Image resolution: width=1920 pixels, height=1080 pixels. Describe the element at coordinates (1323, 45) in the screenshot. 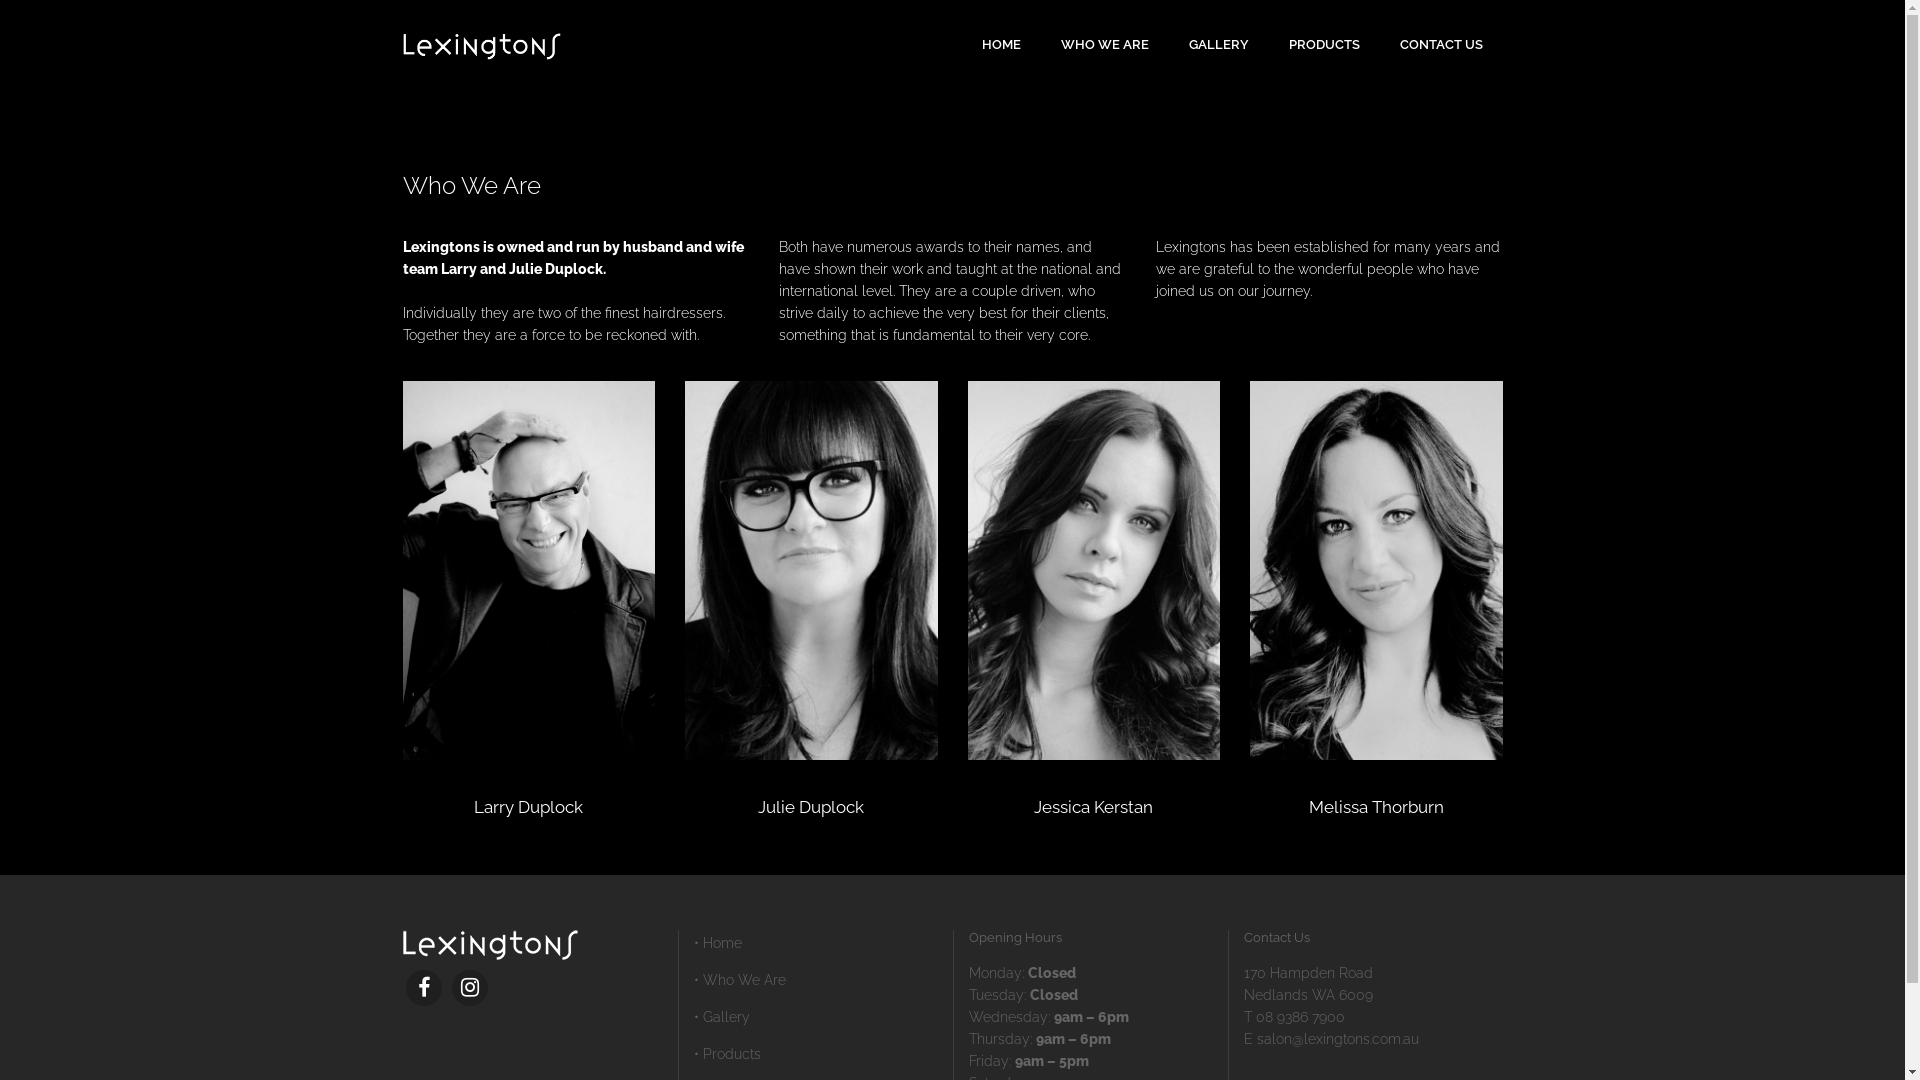

I see `'PRODUCTS'` at that location.